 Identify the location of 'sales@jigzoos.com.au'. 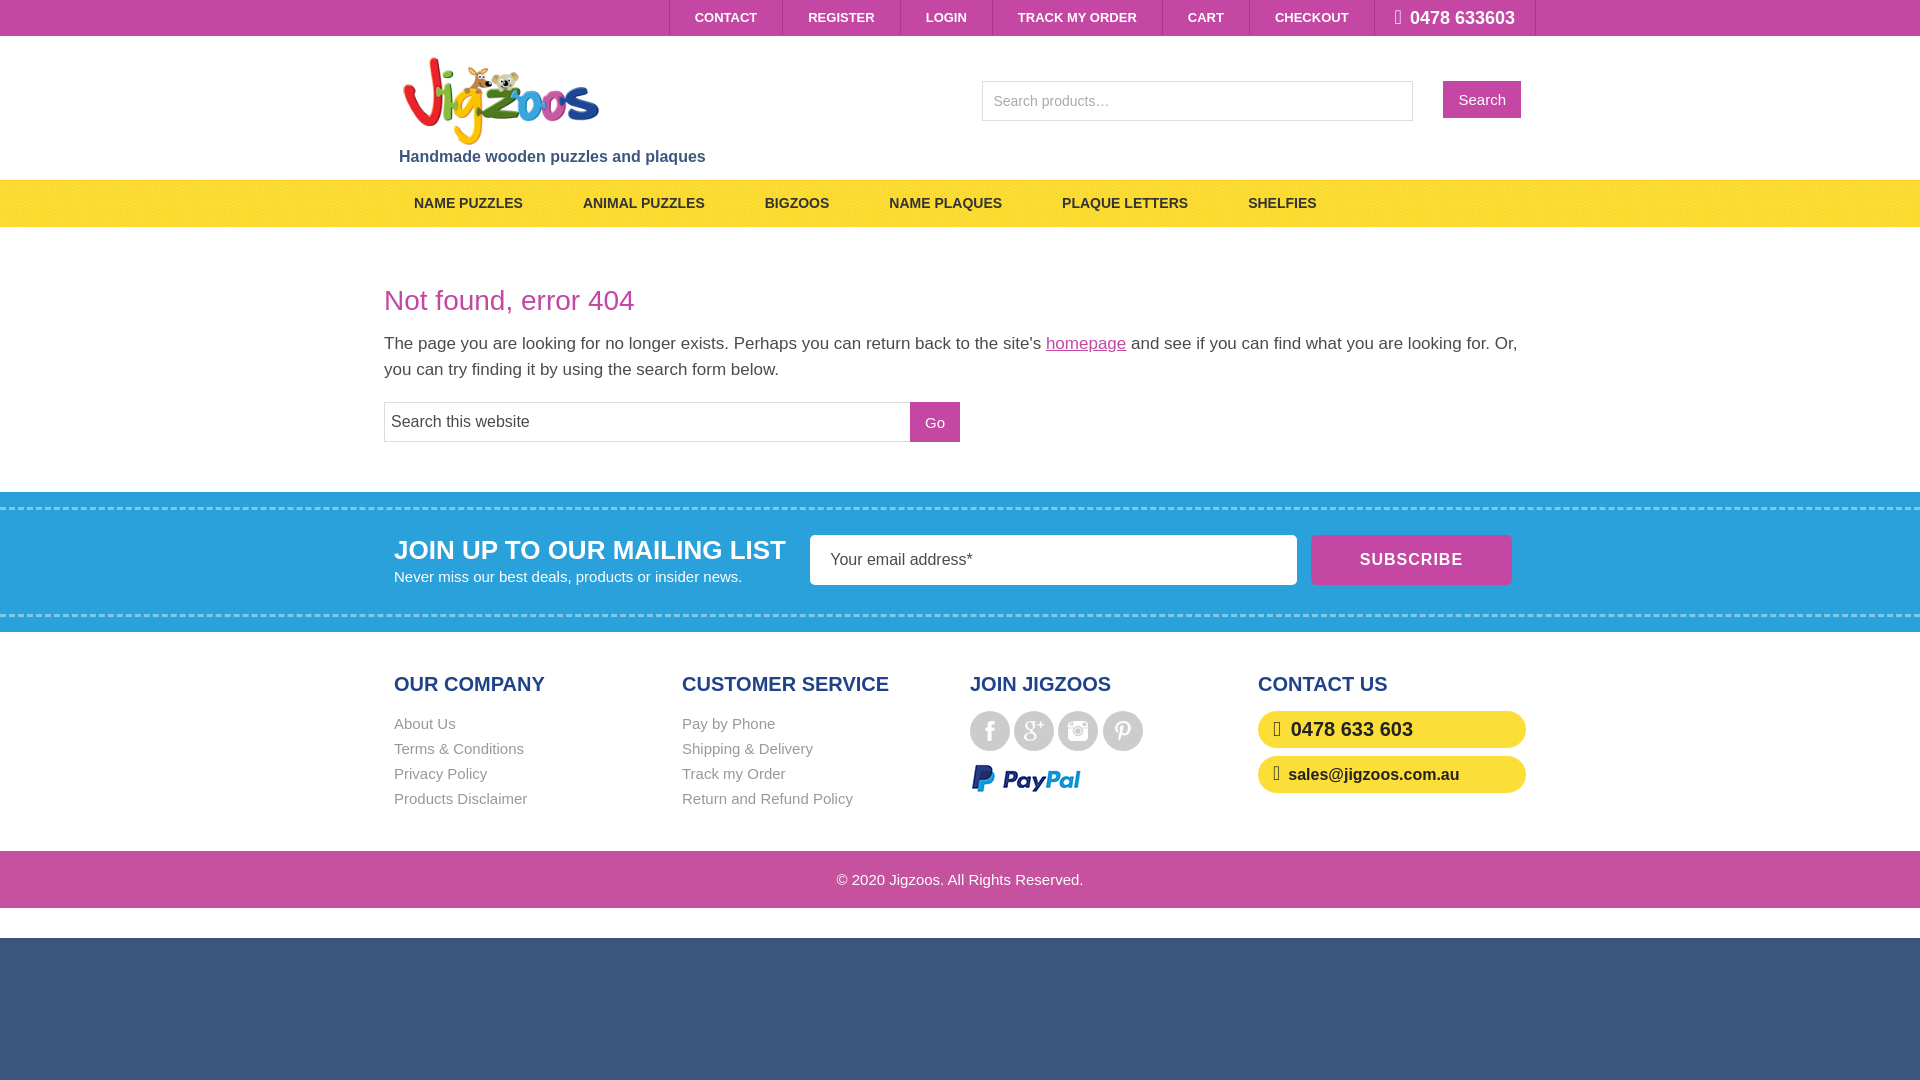
(1372, 773).